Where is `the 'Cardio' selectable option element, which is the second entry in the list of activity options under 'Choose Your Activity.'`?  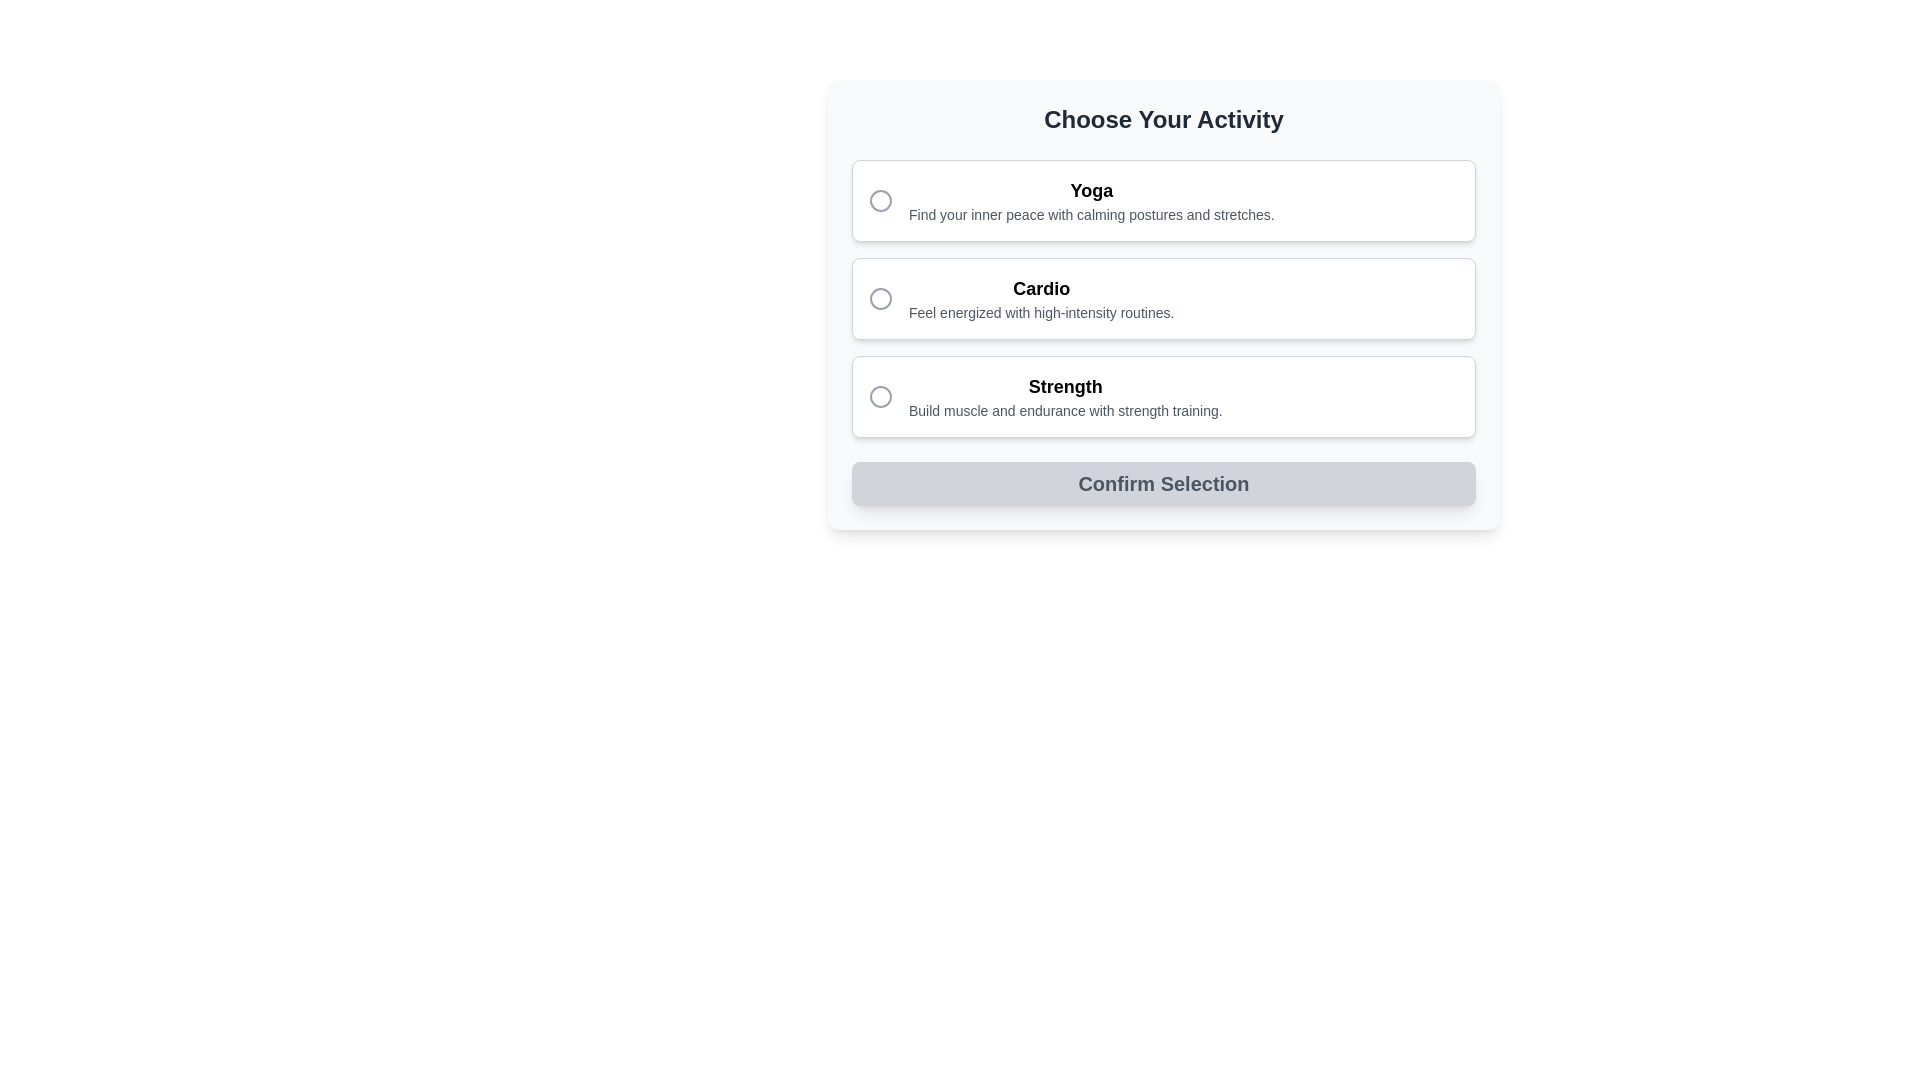
the 'Cardio' selectable option element, which is the second entry in the list of activity options under 'Choose Your Activity.' is located at coordinates (1040, 299).